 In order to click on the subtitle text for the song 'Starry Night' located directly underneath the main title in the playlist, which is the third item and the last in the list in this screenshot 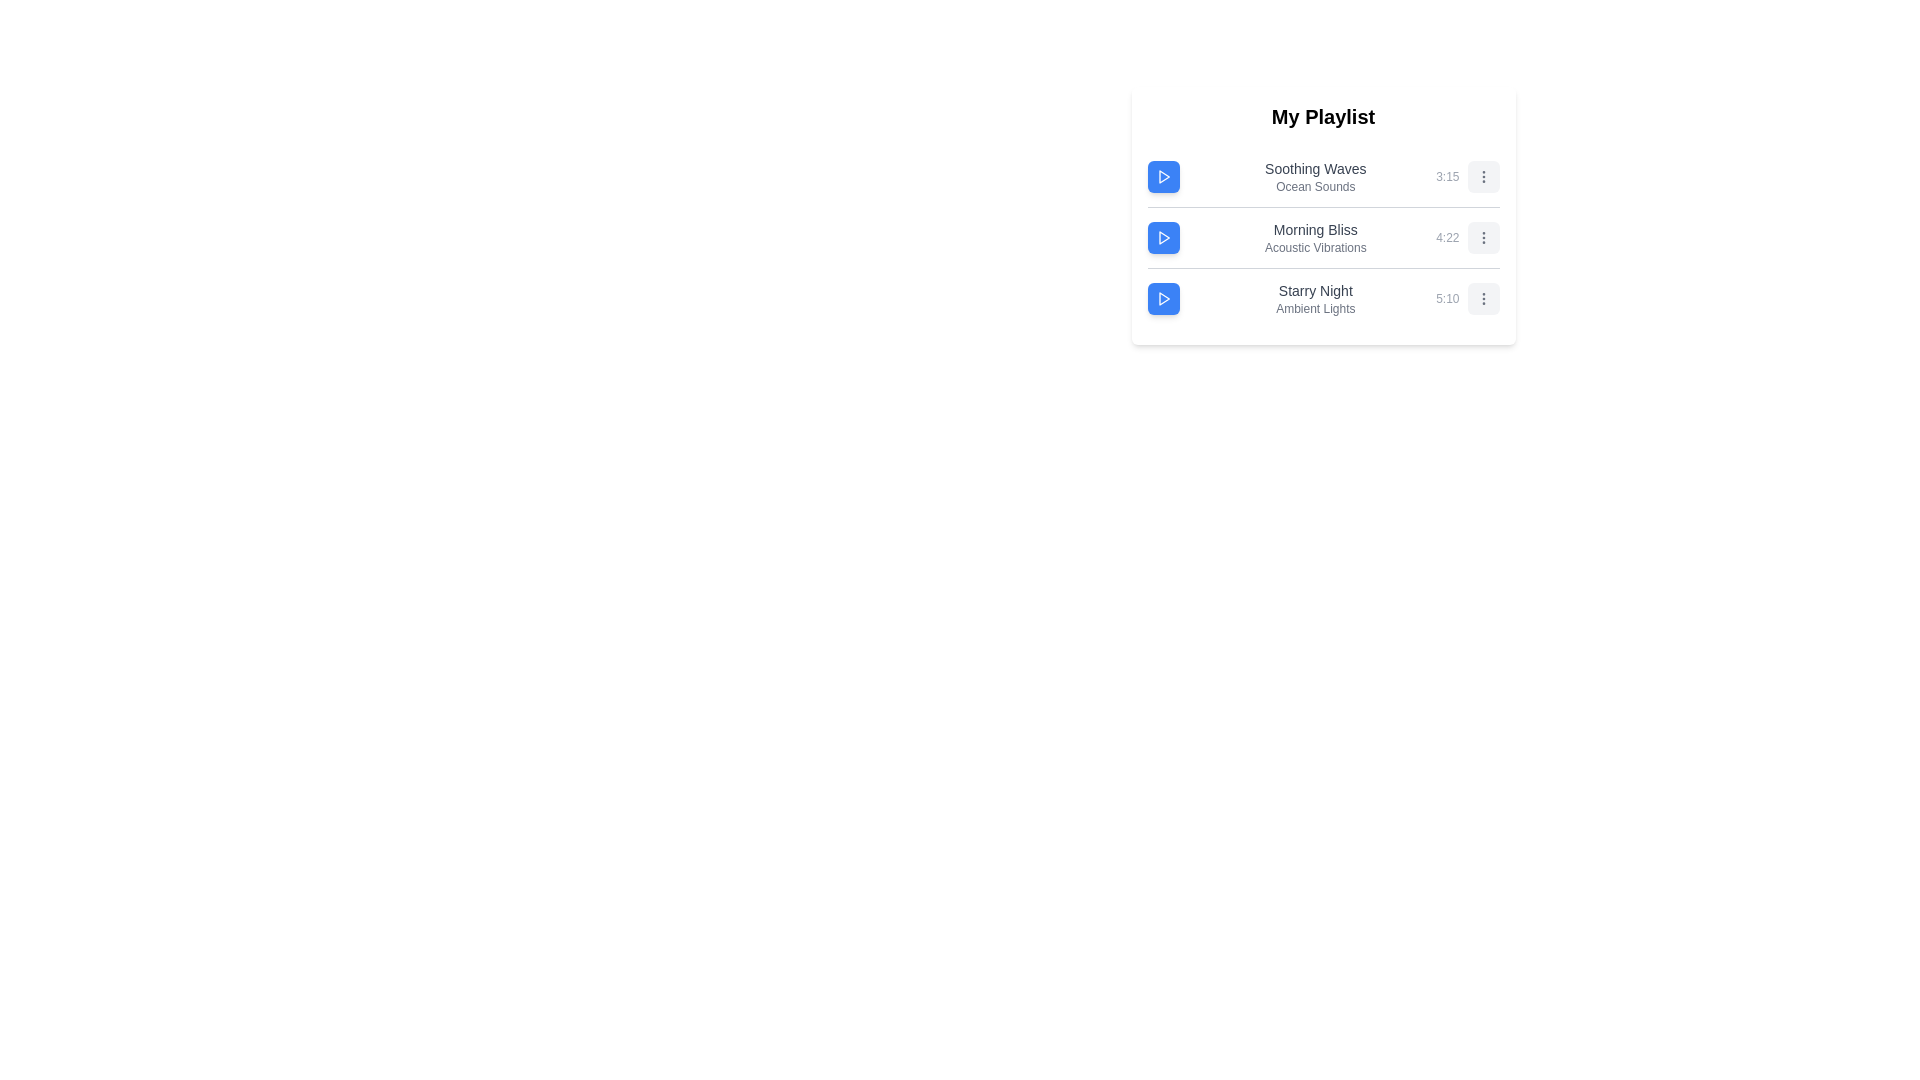, I will do `click(1315, 308)`.